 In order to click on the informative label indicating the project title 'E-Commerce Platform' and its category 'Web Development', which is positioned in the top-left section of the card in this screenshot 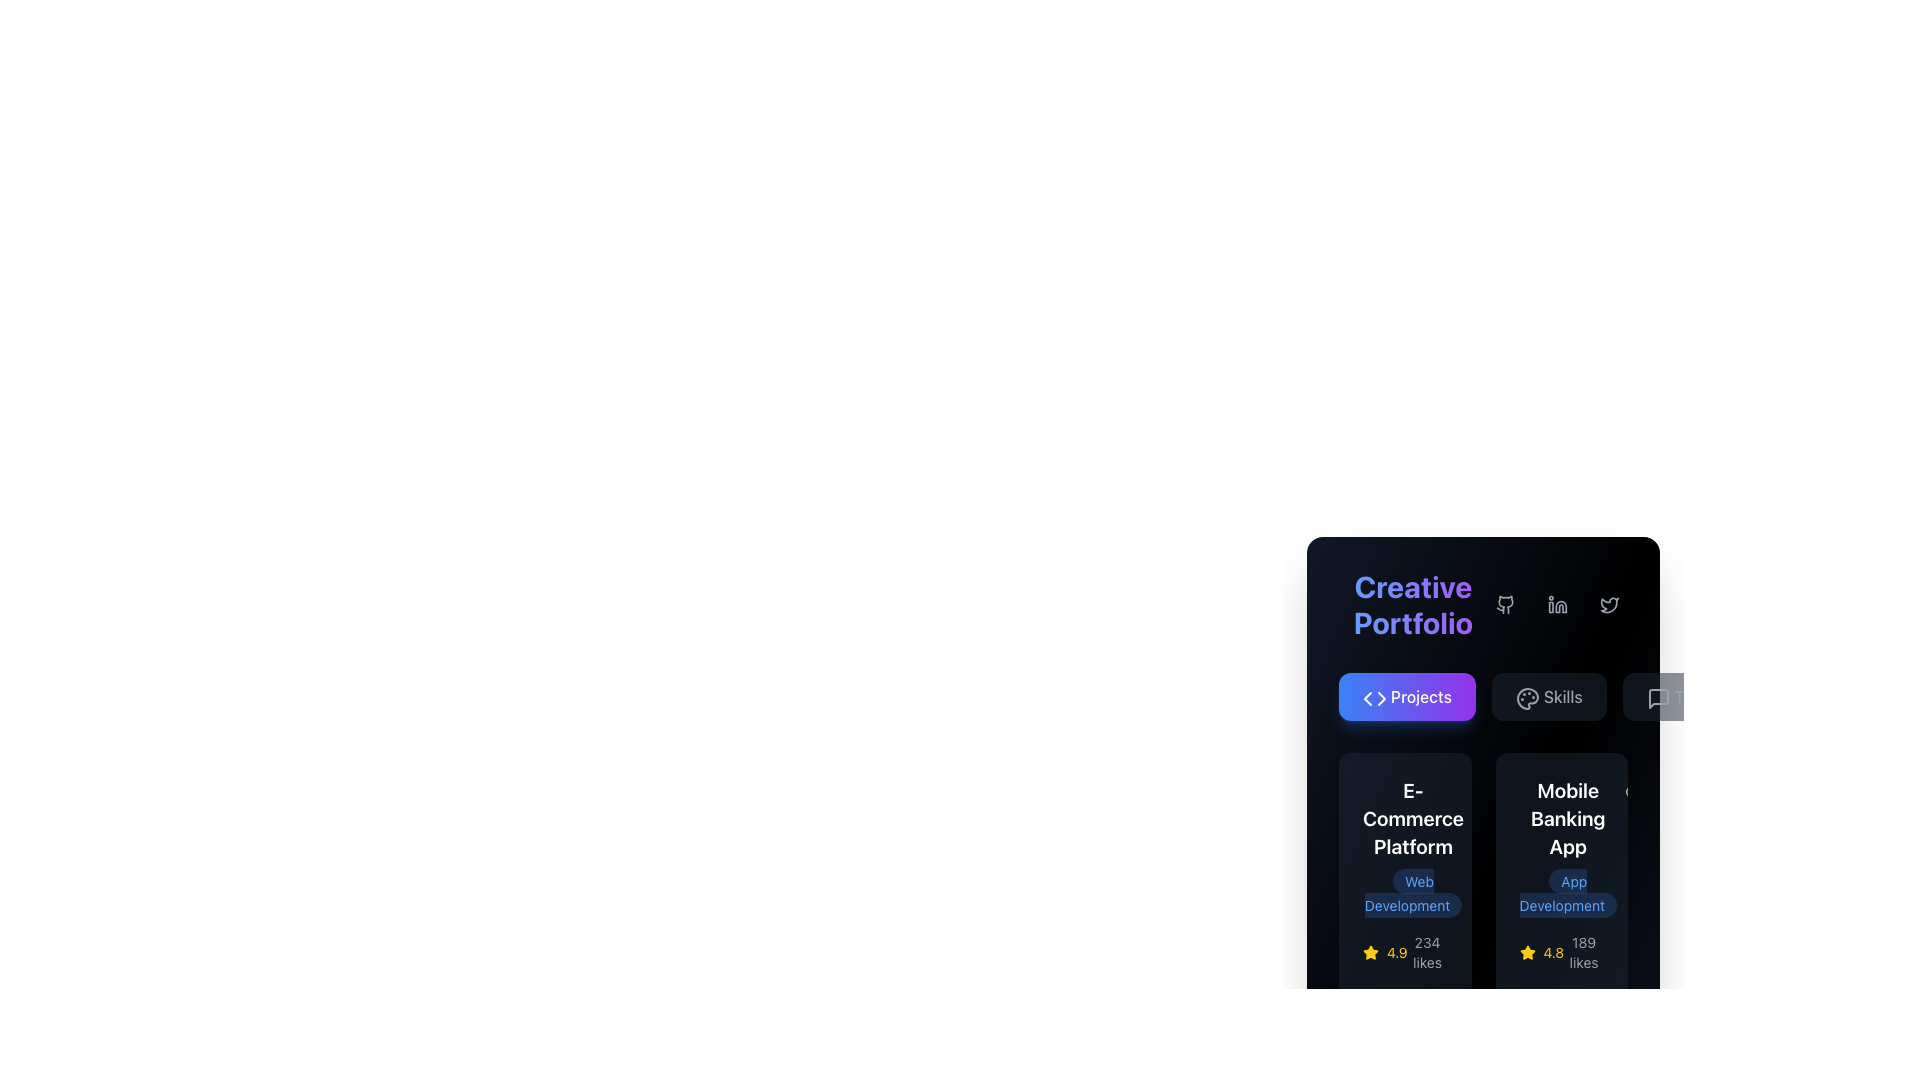, I will do `click(1412, 847)`.